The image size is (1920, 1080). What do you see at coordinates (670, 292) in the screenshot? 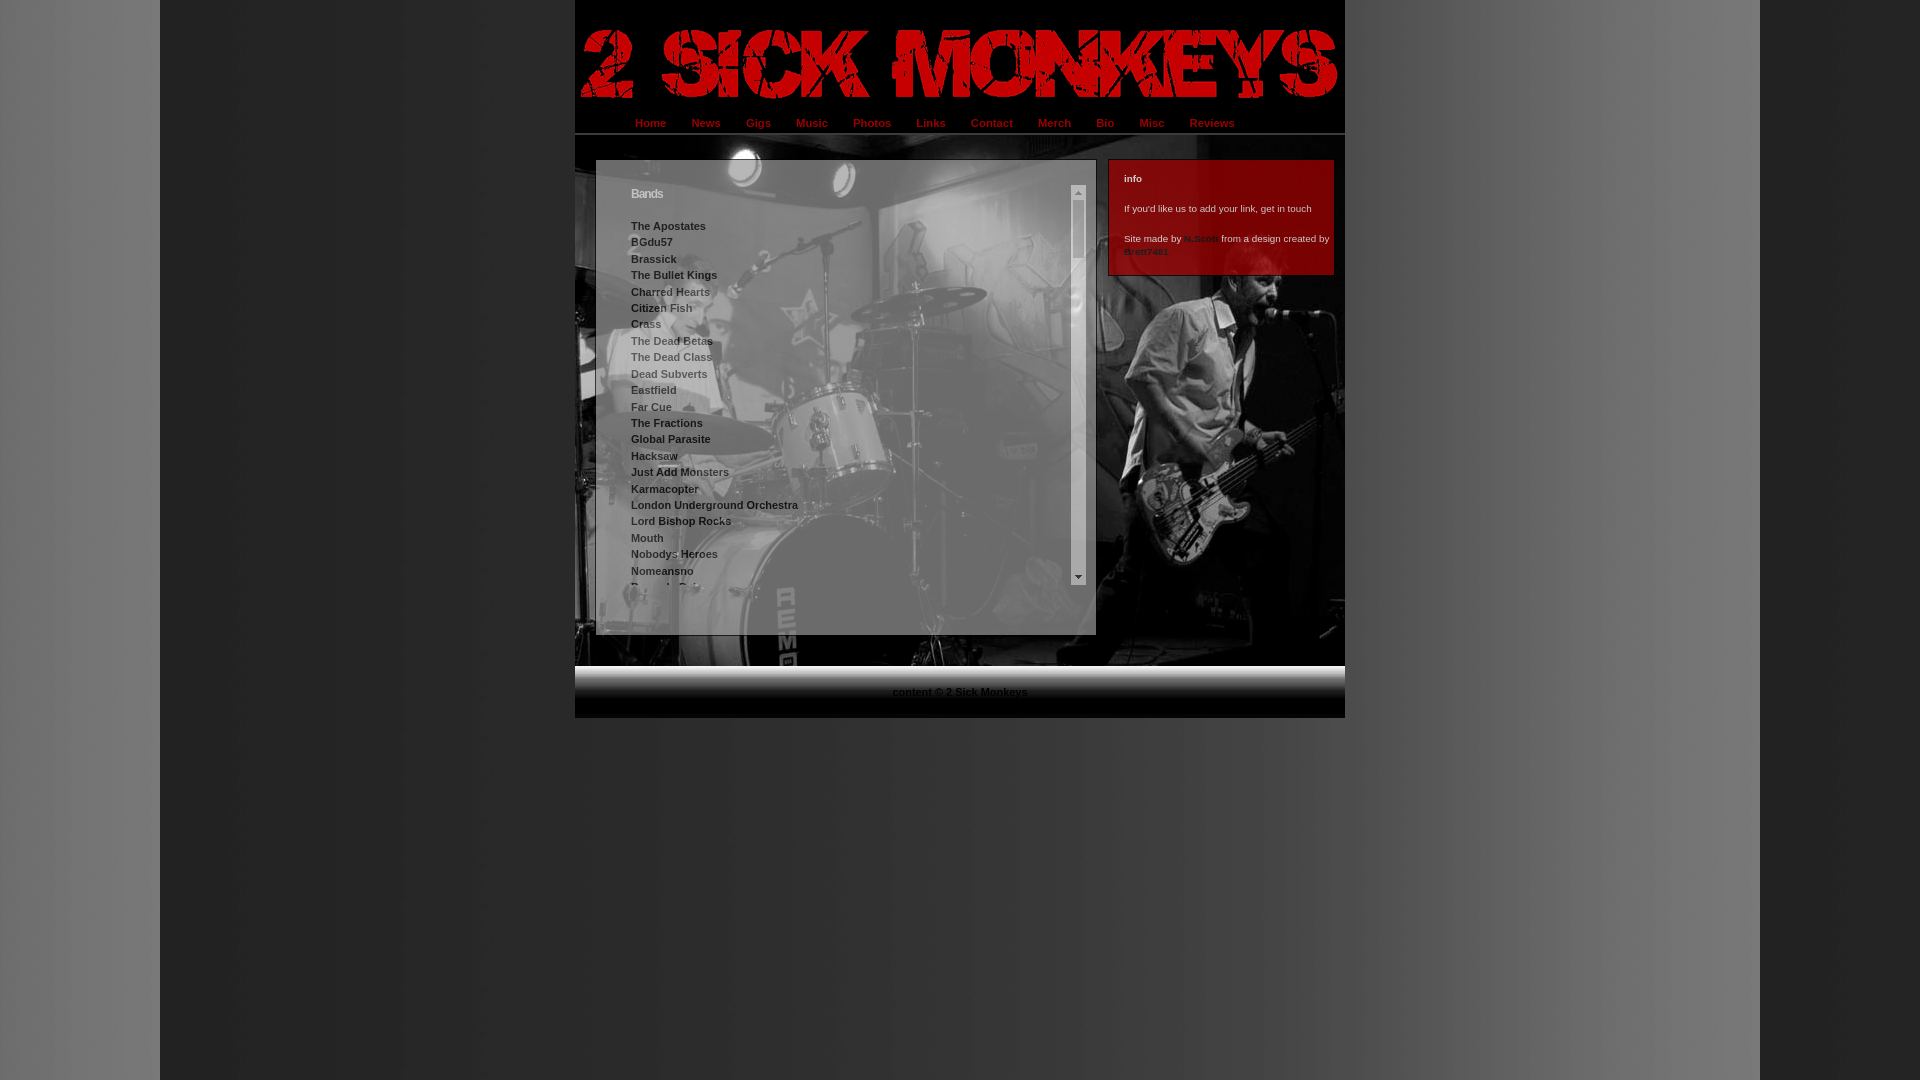
I see `'Charred Hearts'` at bounding box center [670, 292].